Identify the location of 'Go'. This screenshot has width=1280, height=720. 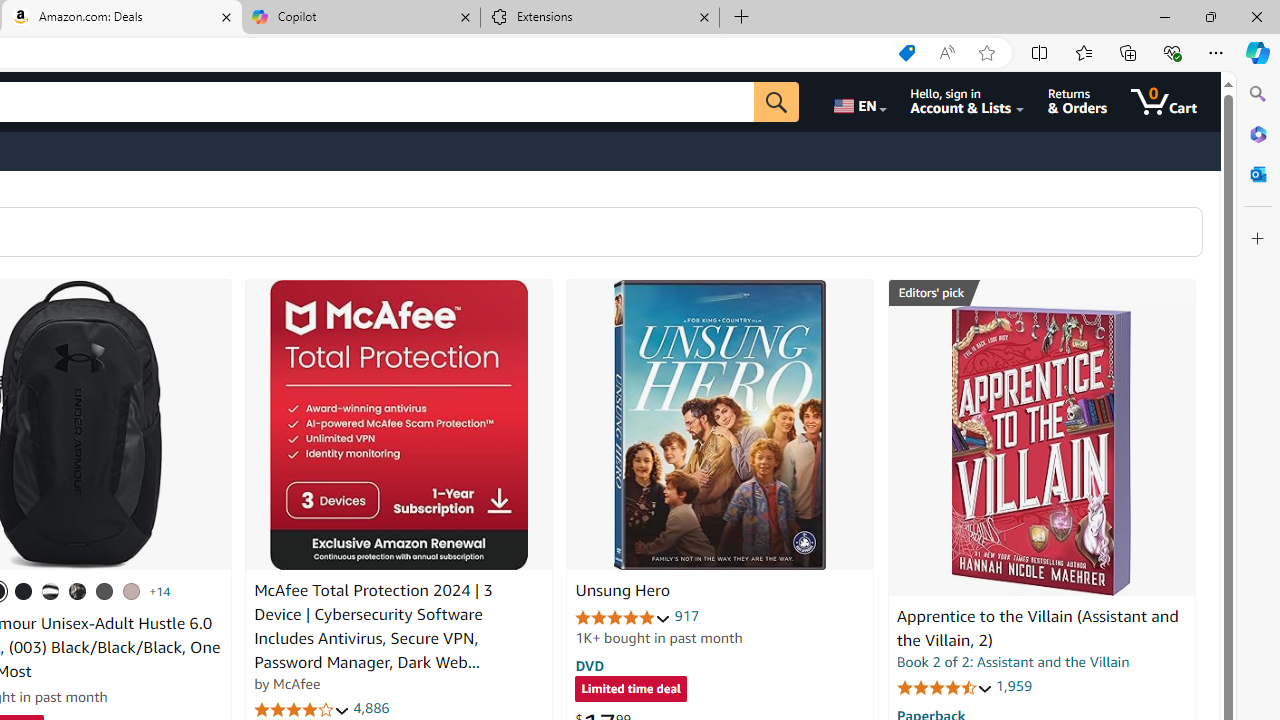
(775, 101).